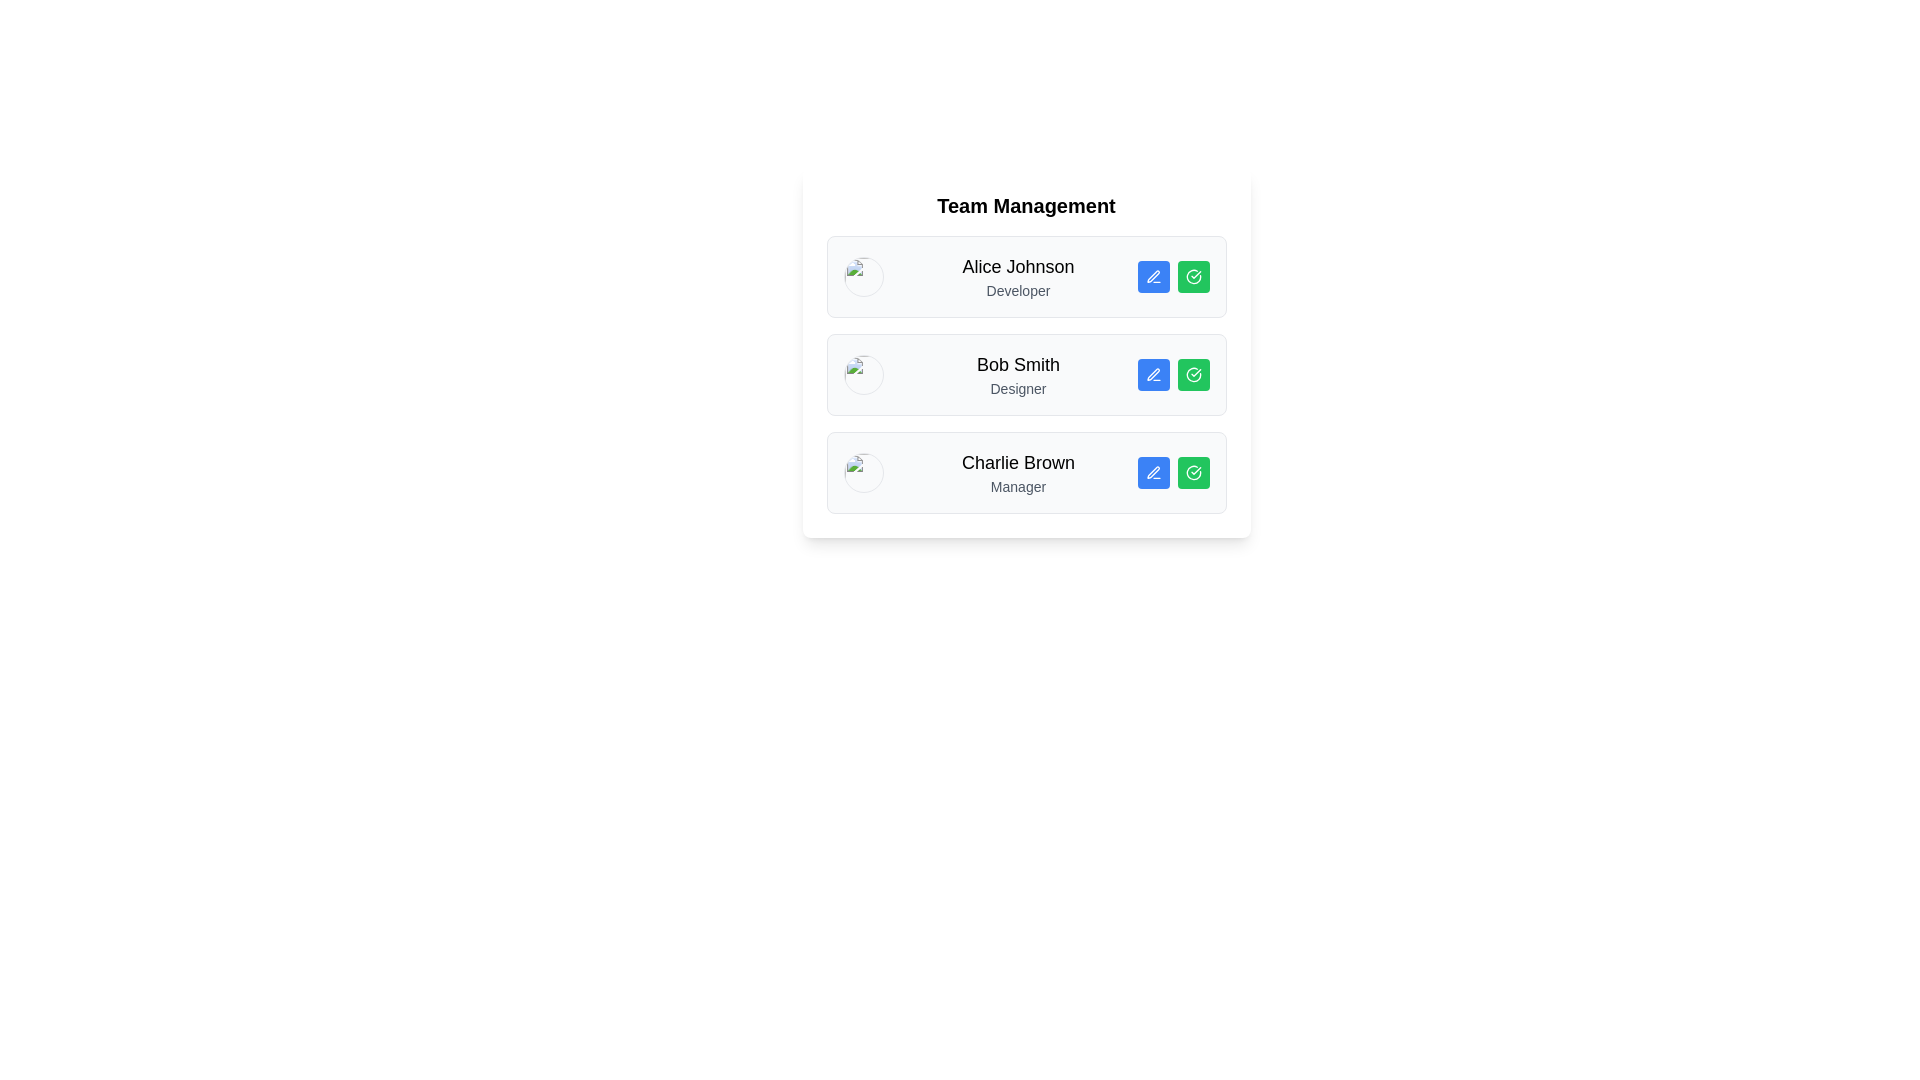  Describe the element at coordinates (1153, 472) in the screenshot. I see `the minimalist pen icon button used for editing user information for Charlie Brown, Manager` at that location.